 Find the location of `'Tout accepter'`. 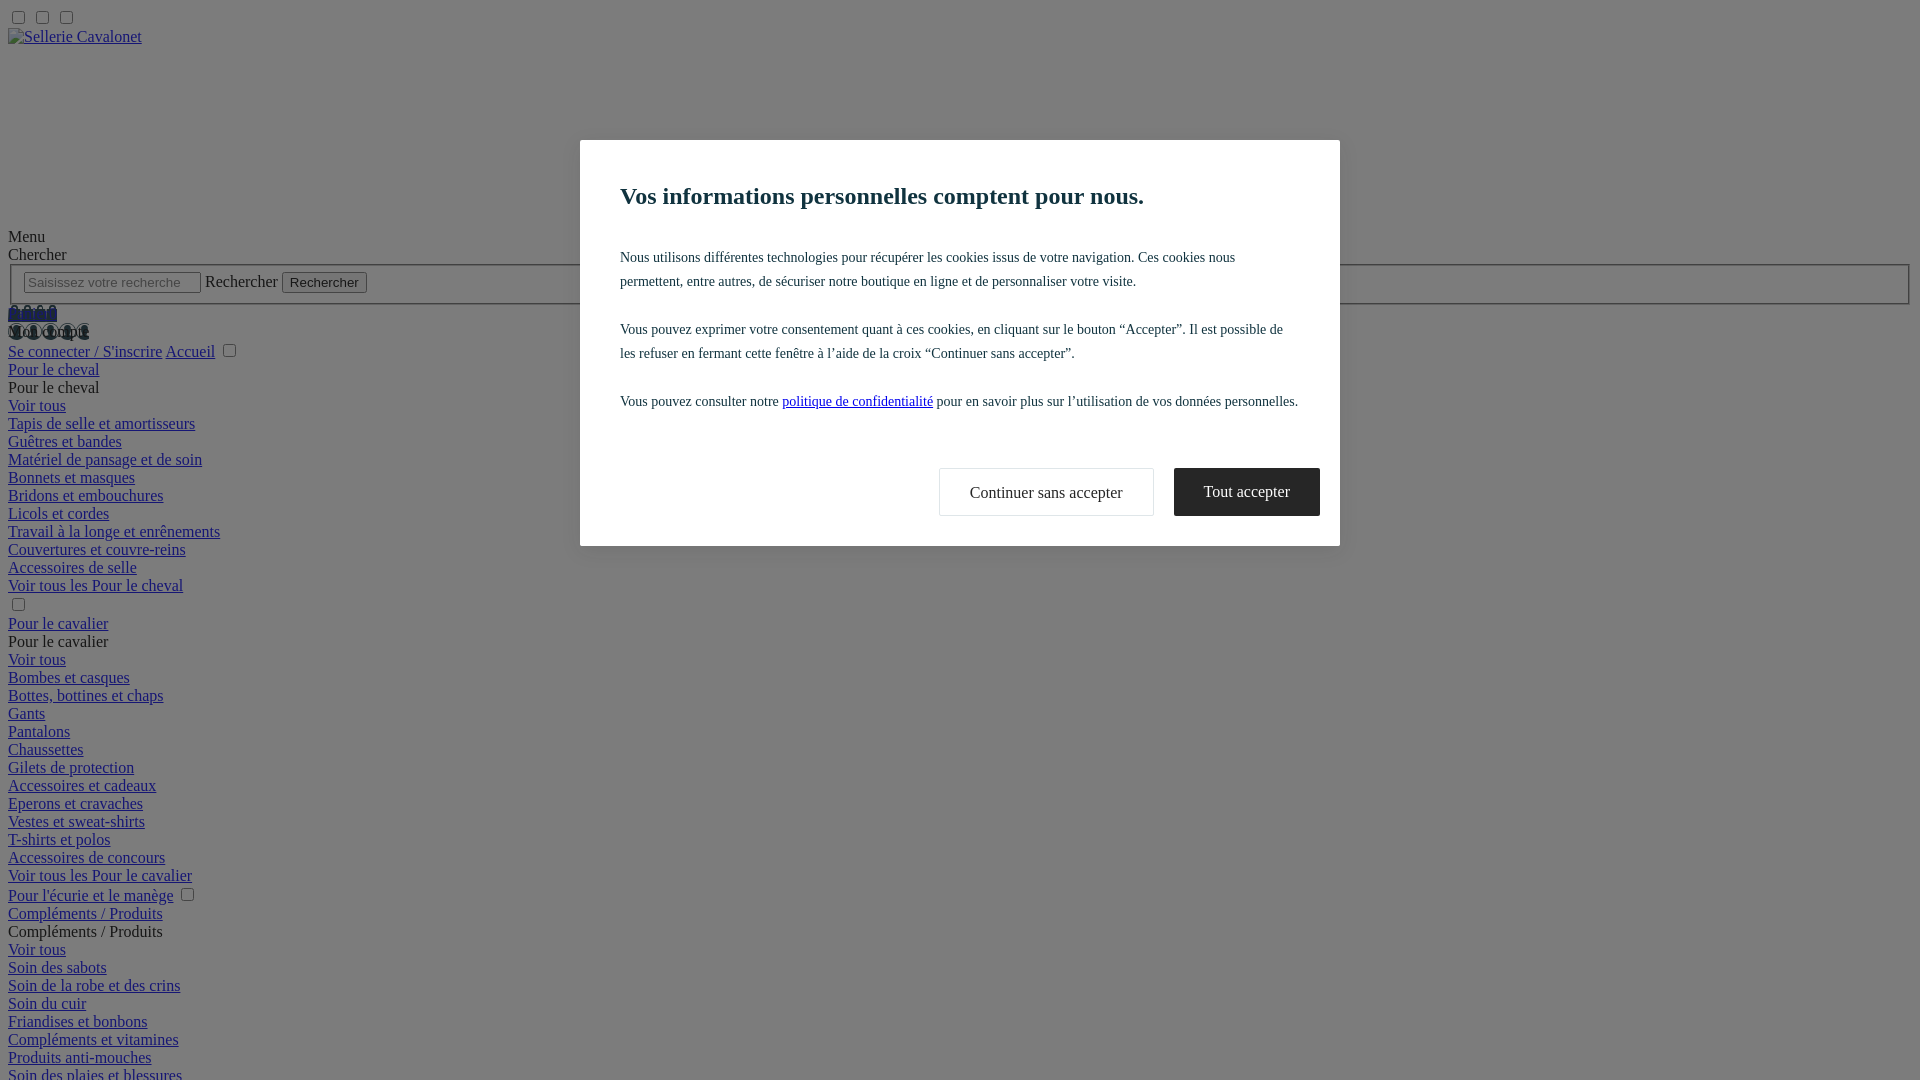

'Tout accepter' is located at coordinates (1174, 492).